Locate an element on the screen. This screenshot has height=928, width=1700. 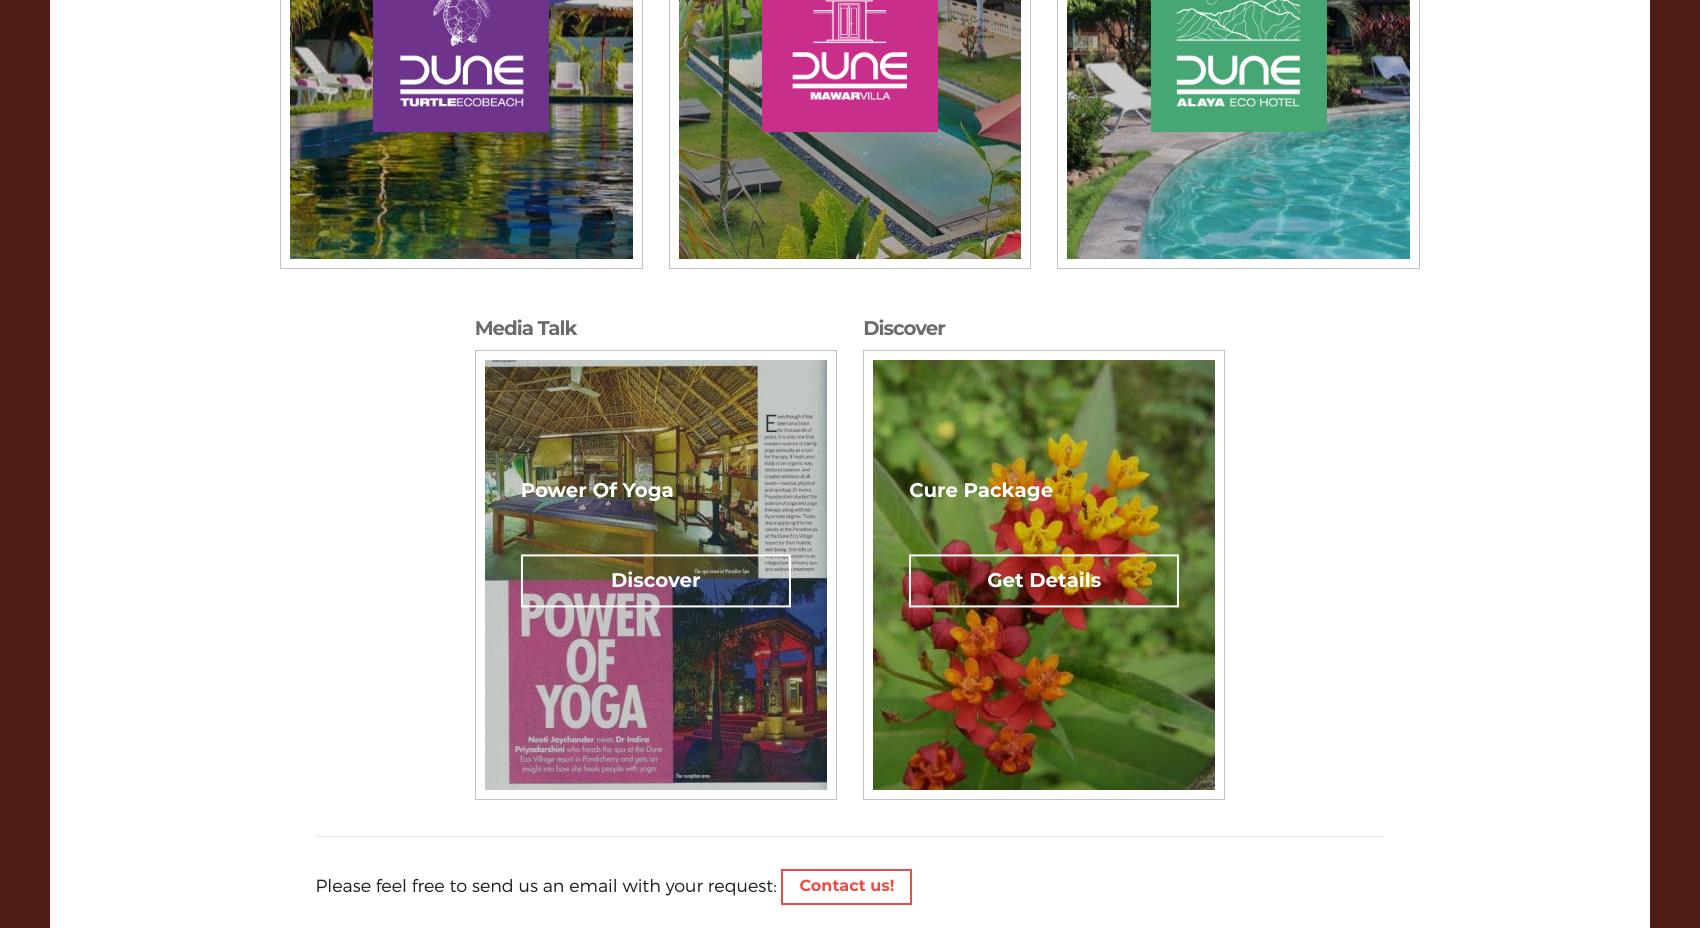
'Get Details' is located at coordinates (1042, 579).